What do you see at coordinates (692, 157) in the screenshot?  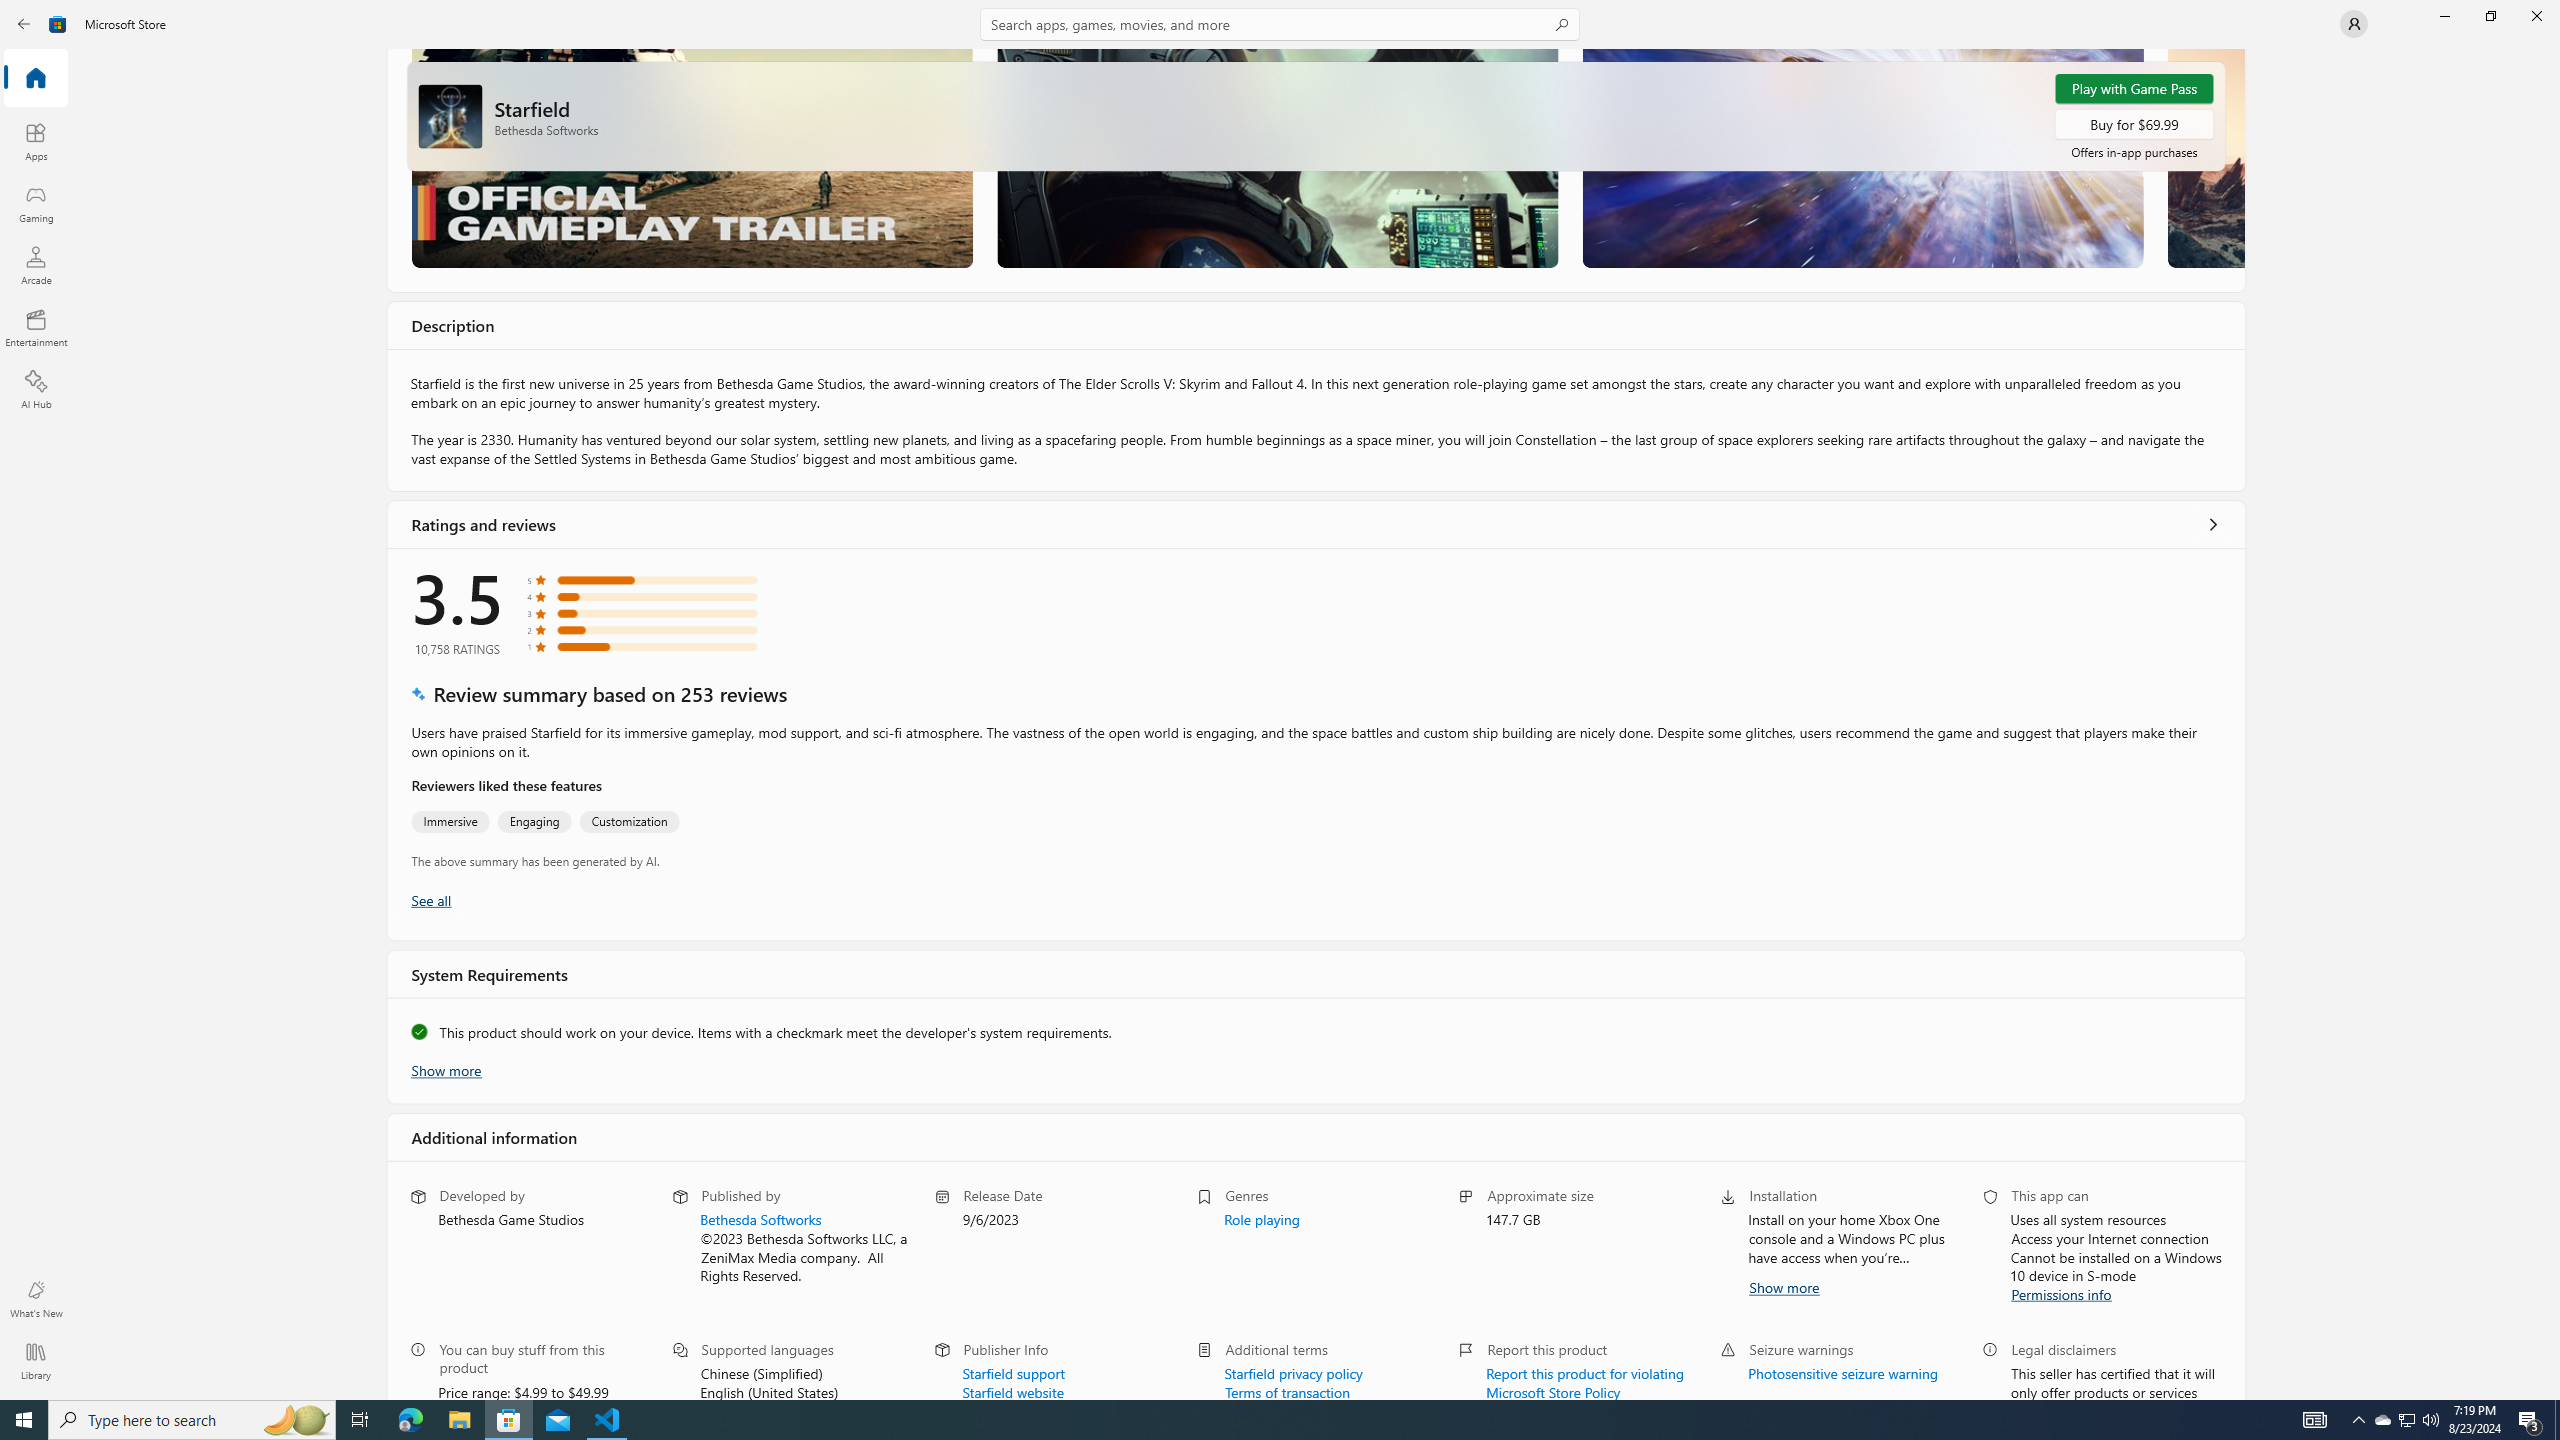 I see `'Gameplay Trailer'` at bounding box center [692, 157].